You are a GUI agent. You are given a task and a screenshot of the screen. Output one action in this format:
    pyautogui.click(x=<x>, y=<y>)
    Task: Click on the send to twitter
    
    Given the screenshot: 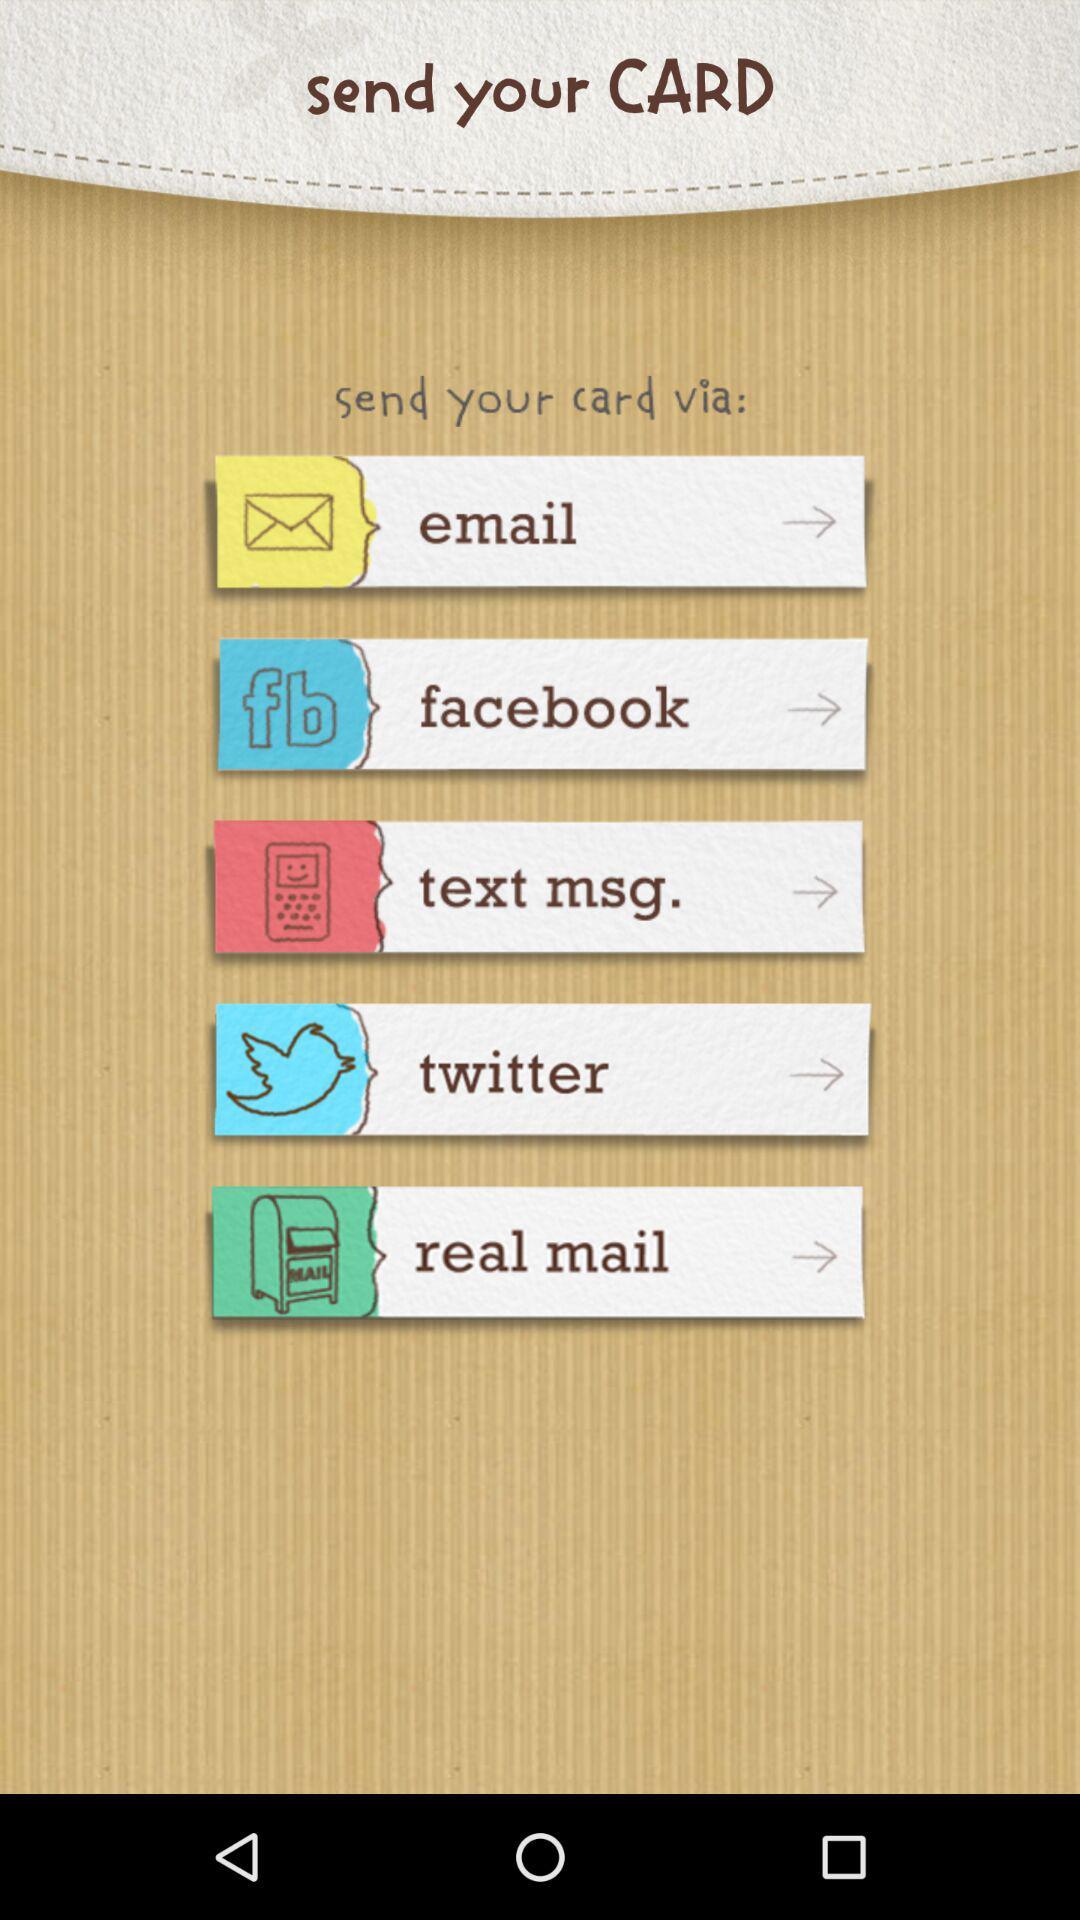 What is the action you would take?
    pyautogui.click(x=540, y=1080)
    